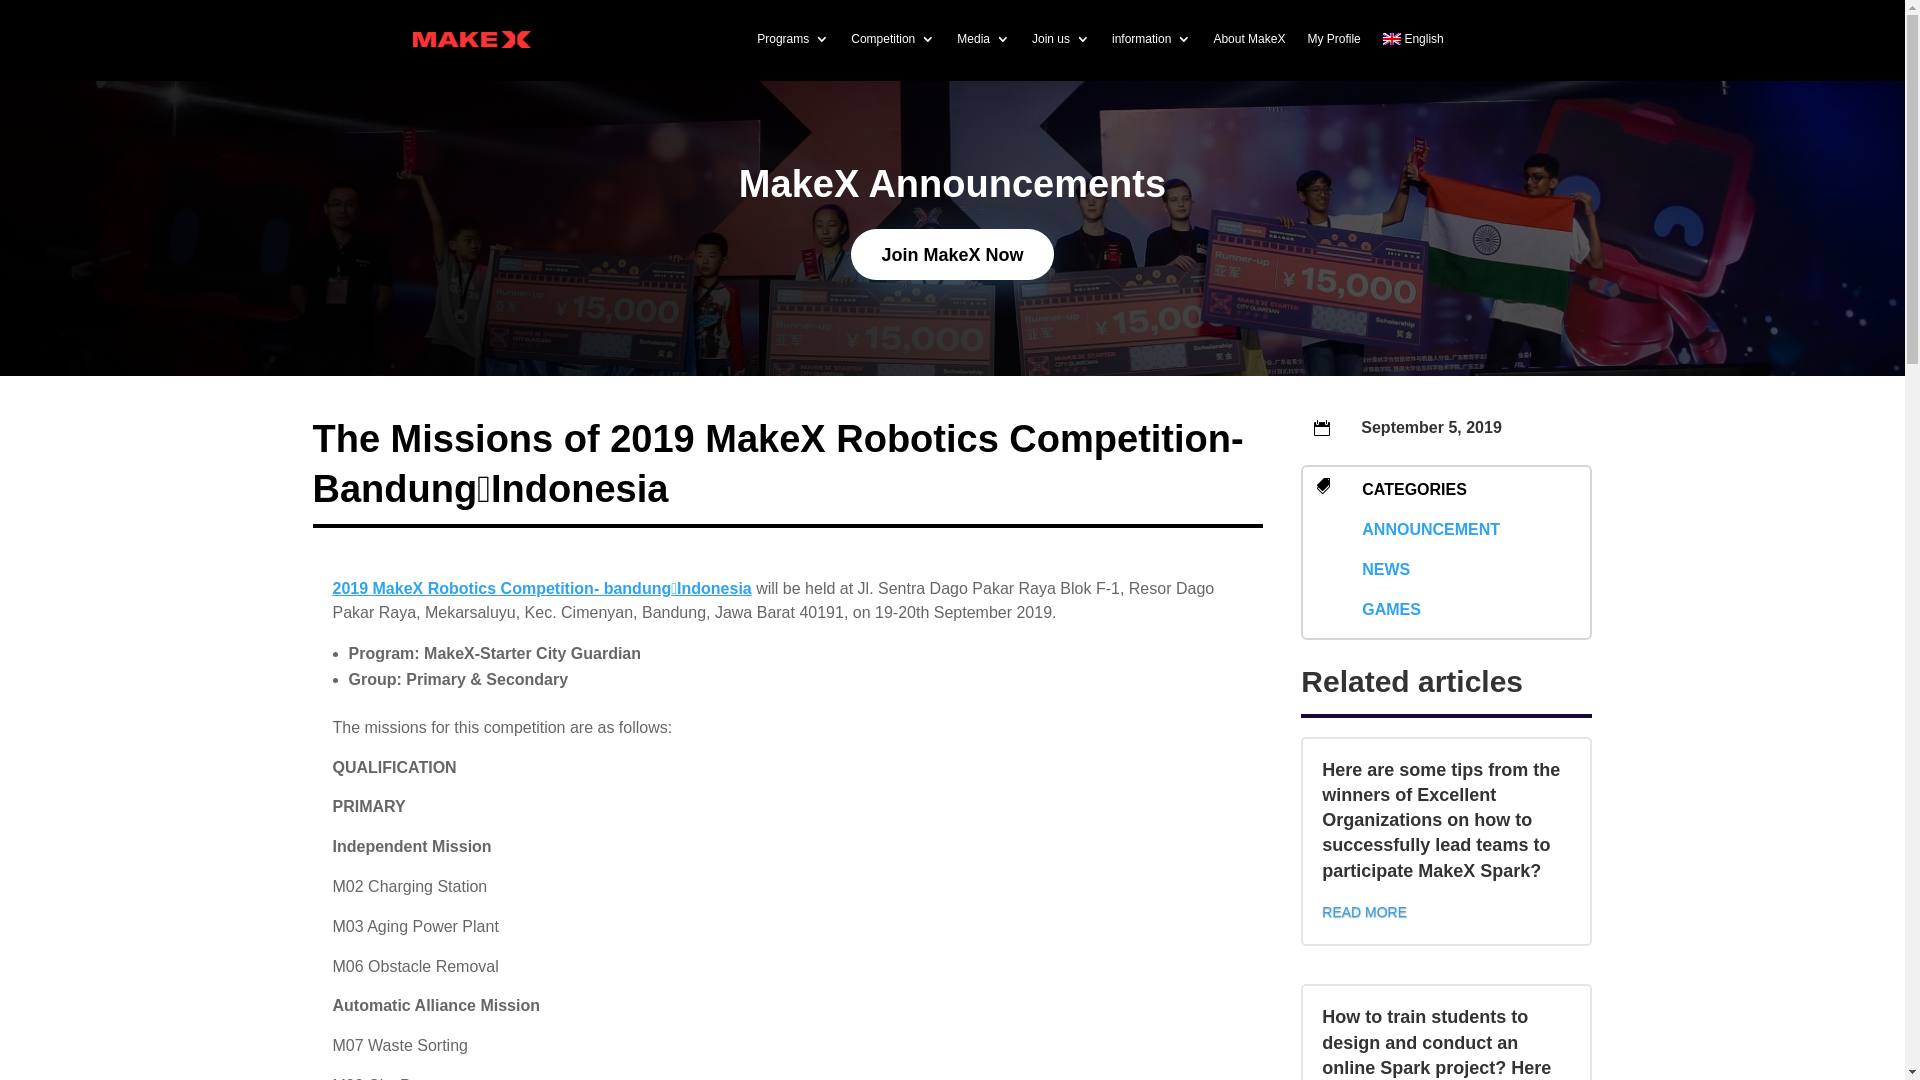  I want to click on 'About MakeX', so click(1247, 38).